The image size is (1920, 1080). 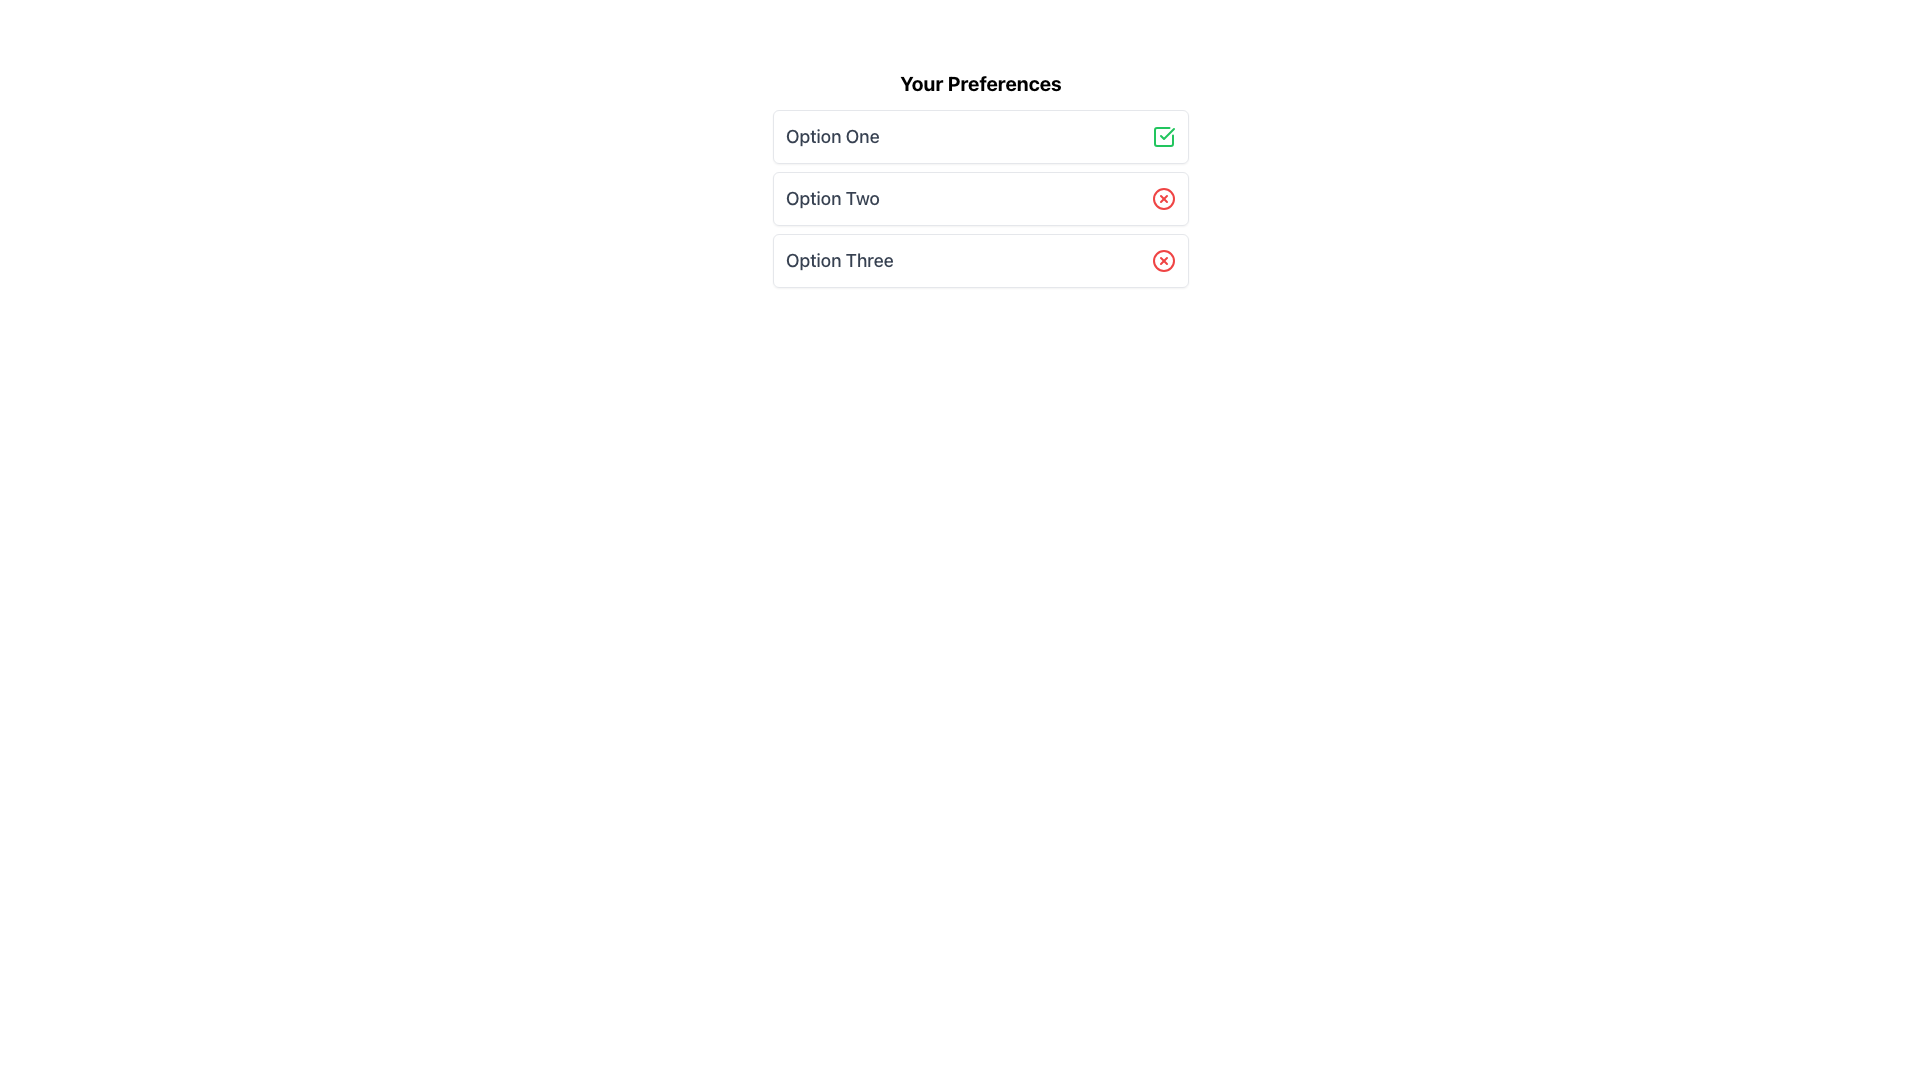 What do you see at coordinates (1163, 260) in the screenshot?
I see `the red circular icon with a cross inside, located in the third row under 'Your Preferences' labeled 'Option Three'` at bounding box center [1163, 260].